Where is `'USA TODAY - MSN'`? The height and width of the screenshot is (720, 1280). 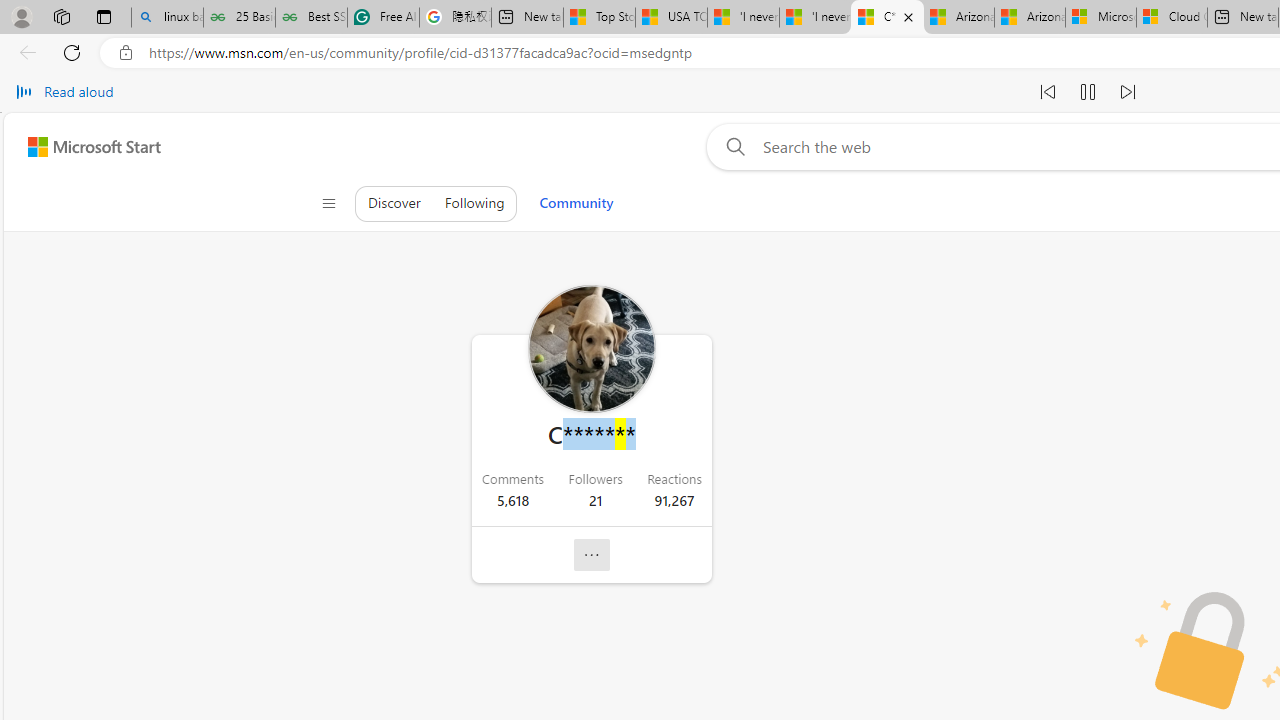
'USA TODAY - MSN' is located at coordinates (671, 17).